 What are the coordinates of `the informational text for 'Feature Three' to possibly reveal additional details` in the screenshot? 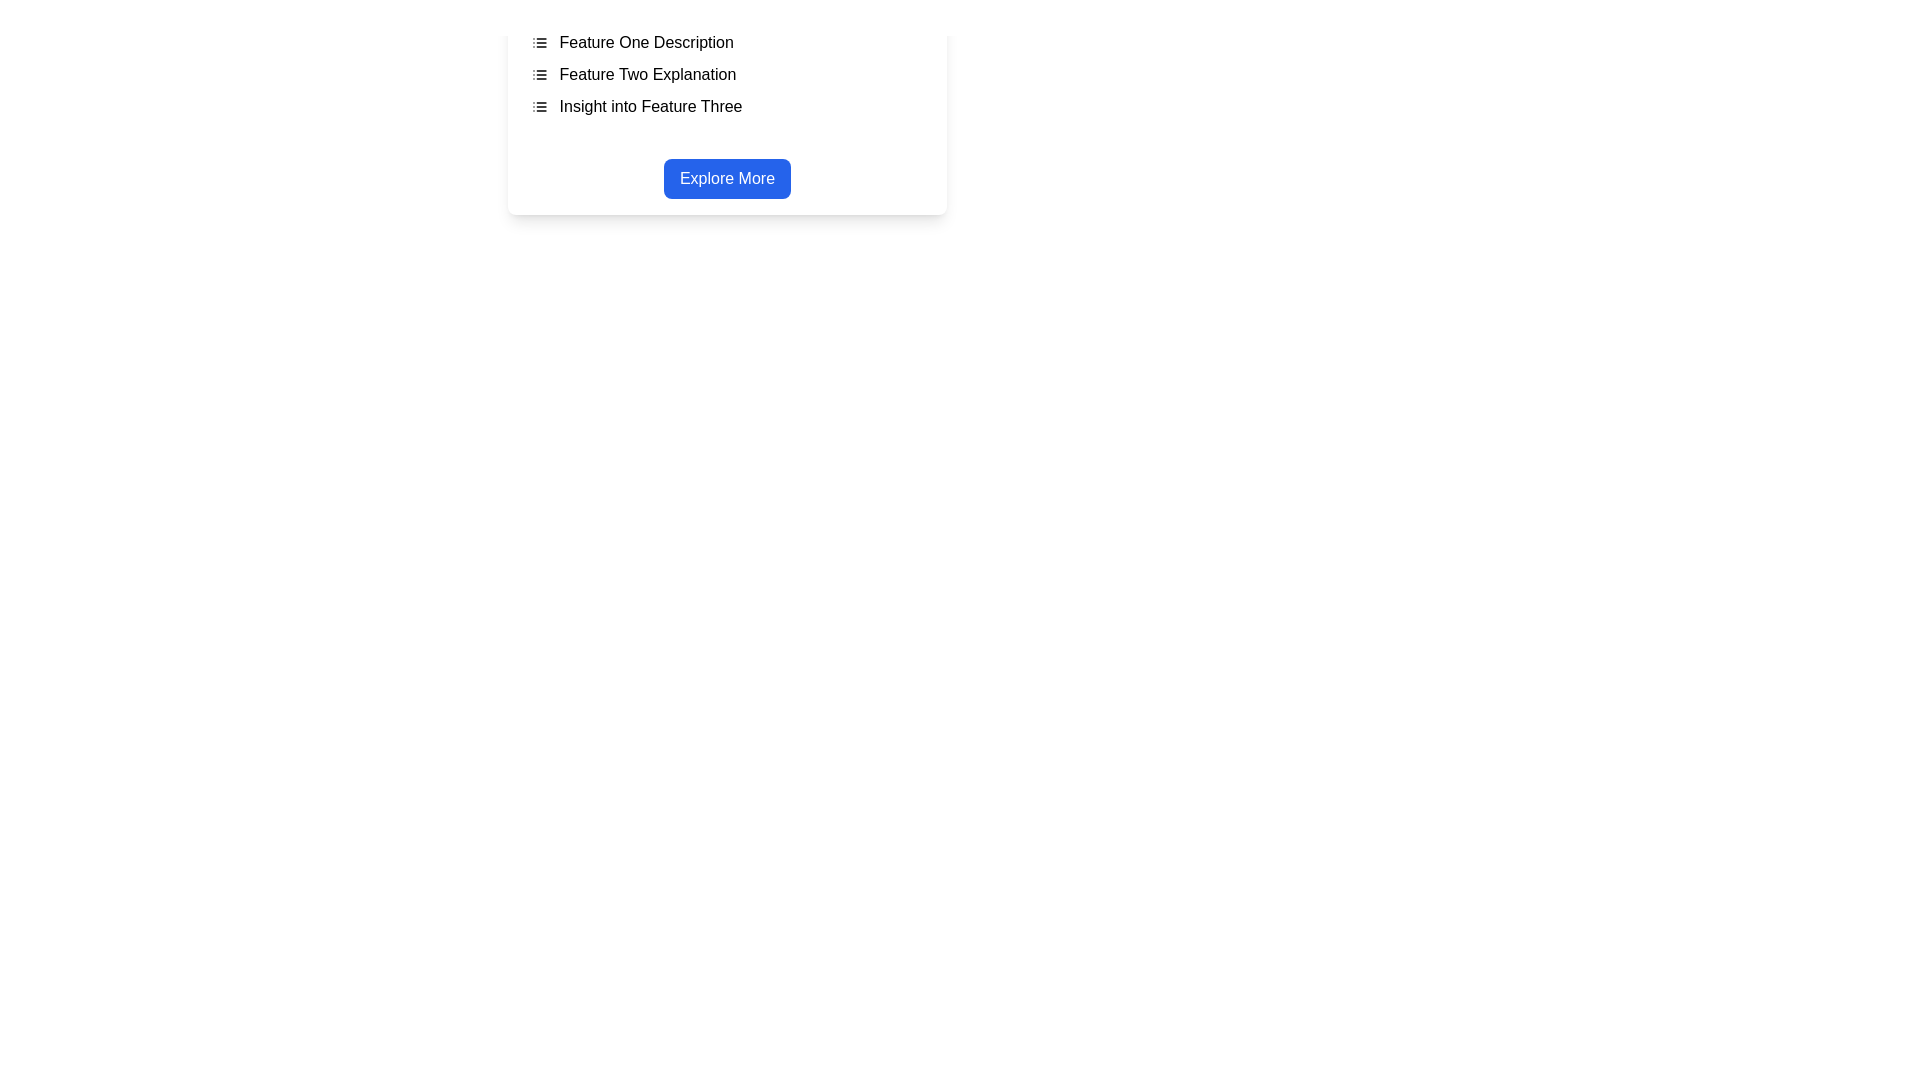 It's located at (726, 106).